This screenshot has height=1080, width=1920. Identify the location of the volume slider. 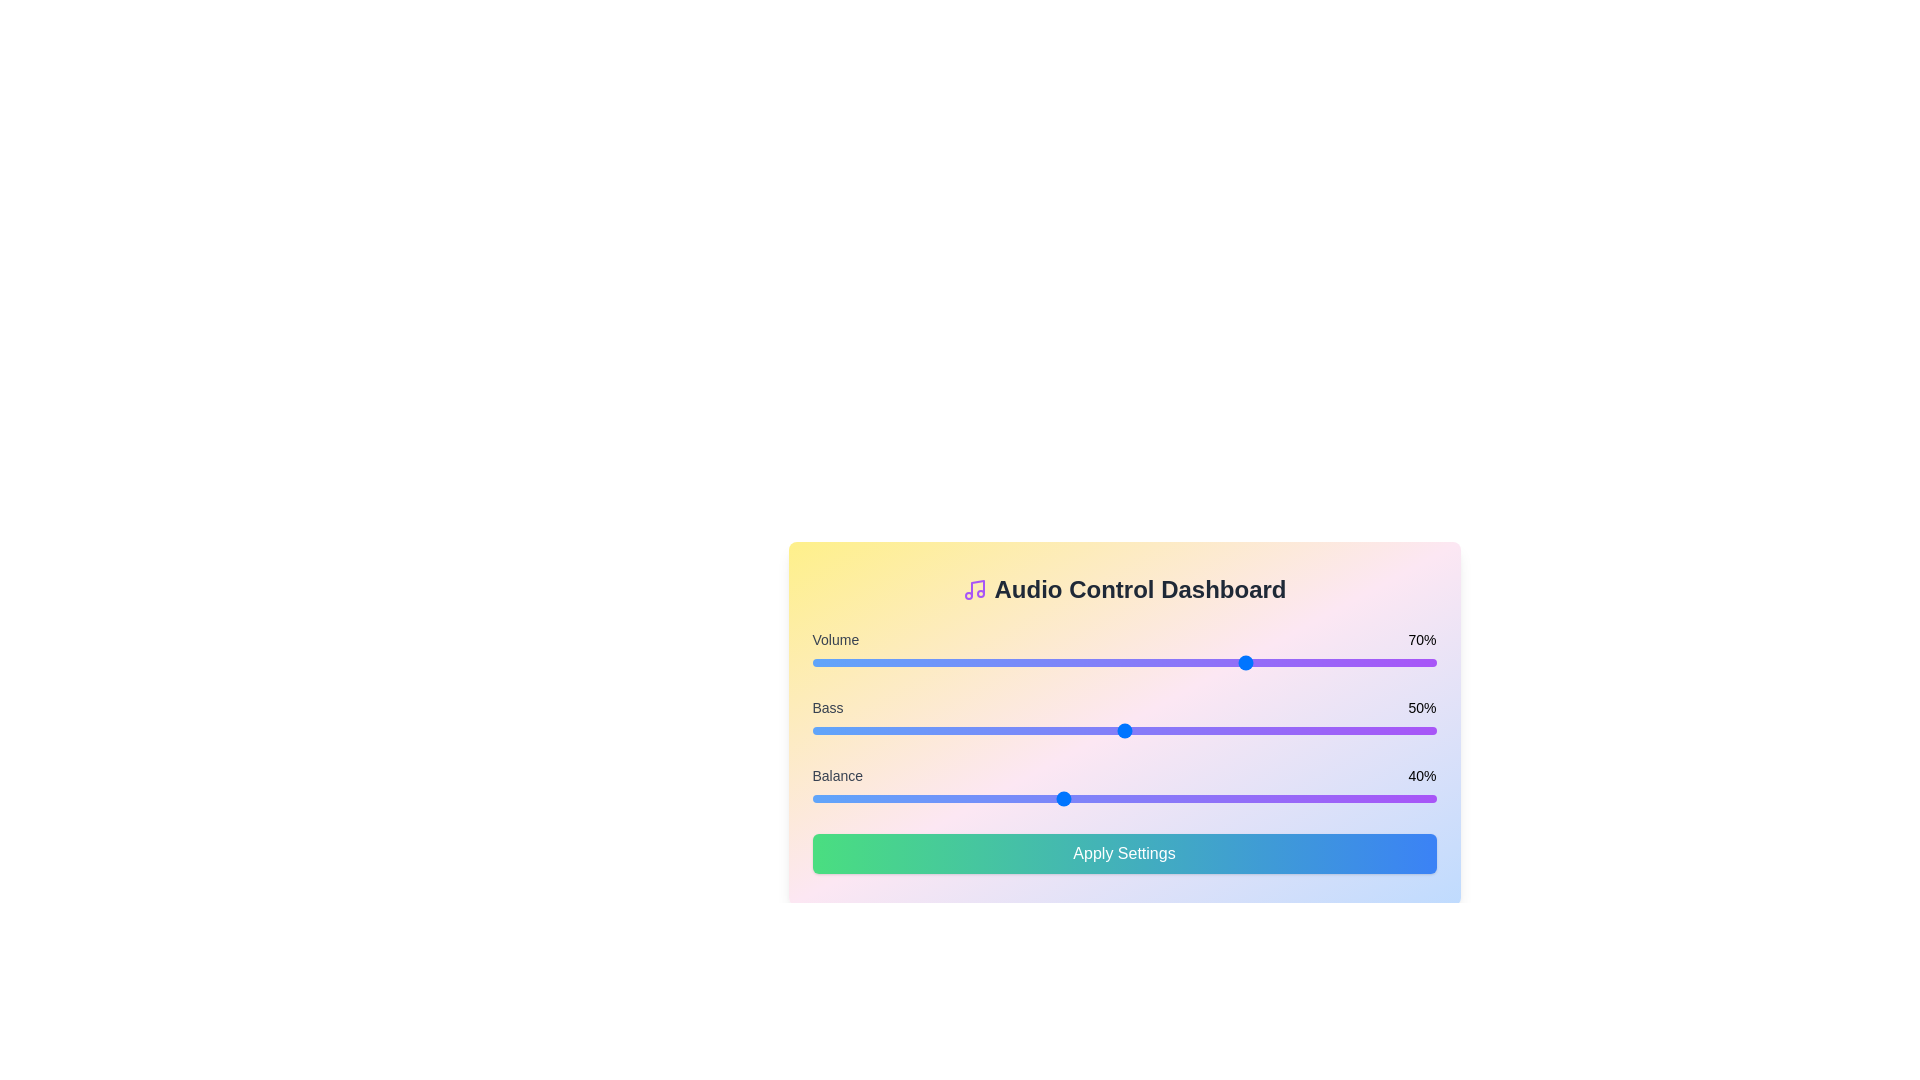
(1204, 663).